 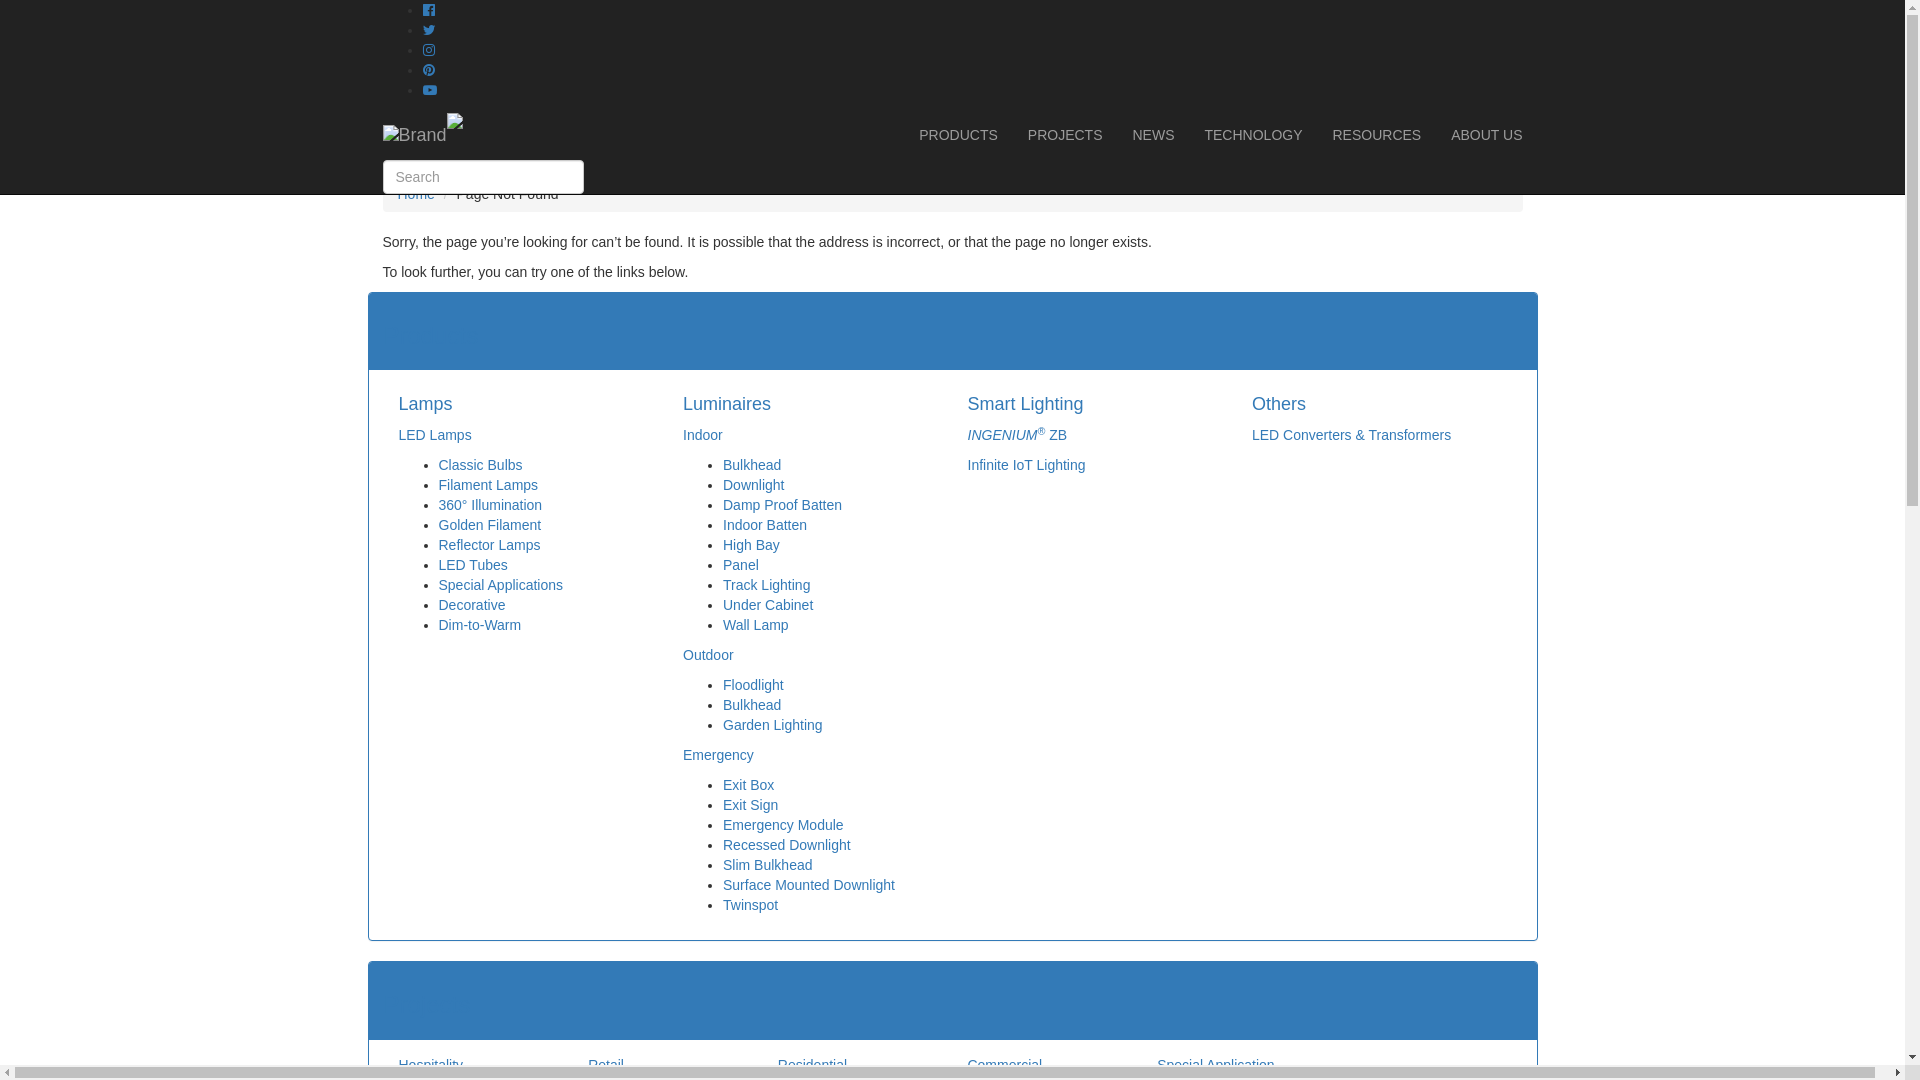 What do you see at coordinates (747, 784) in the screenshot?
I see `'Exit Box'` at bounding box center [747, 784].